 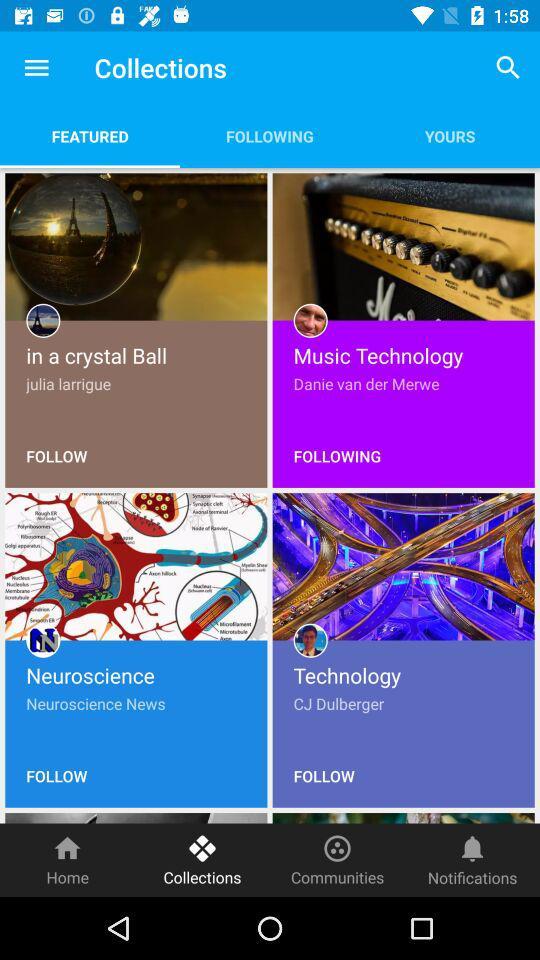 I want to click on the featured, so click(x=89, y=135).